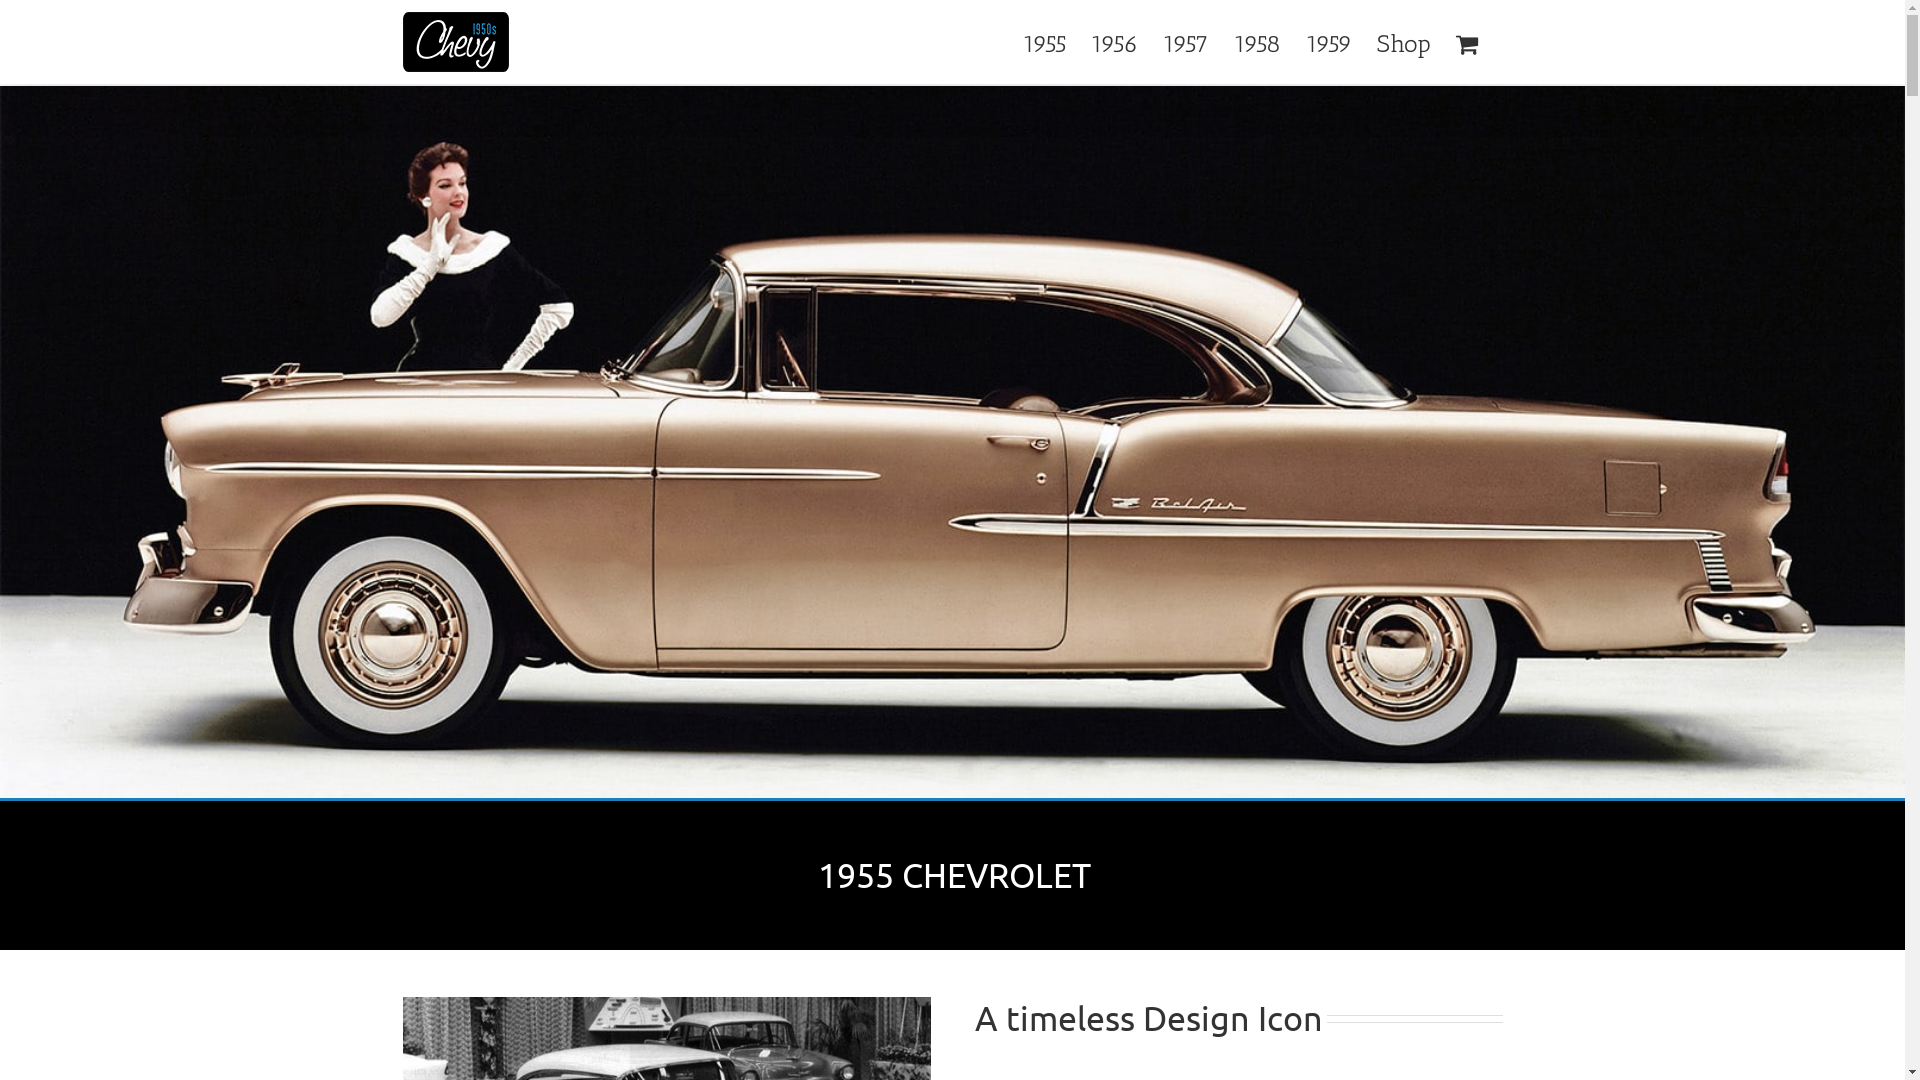  What do you see at coordinates (1329, 42) in the screenshot?
I see `'1959'` at bounding box center [1329, 42].